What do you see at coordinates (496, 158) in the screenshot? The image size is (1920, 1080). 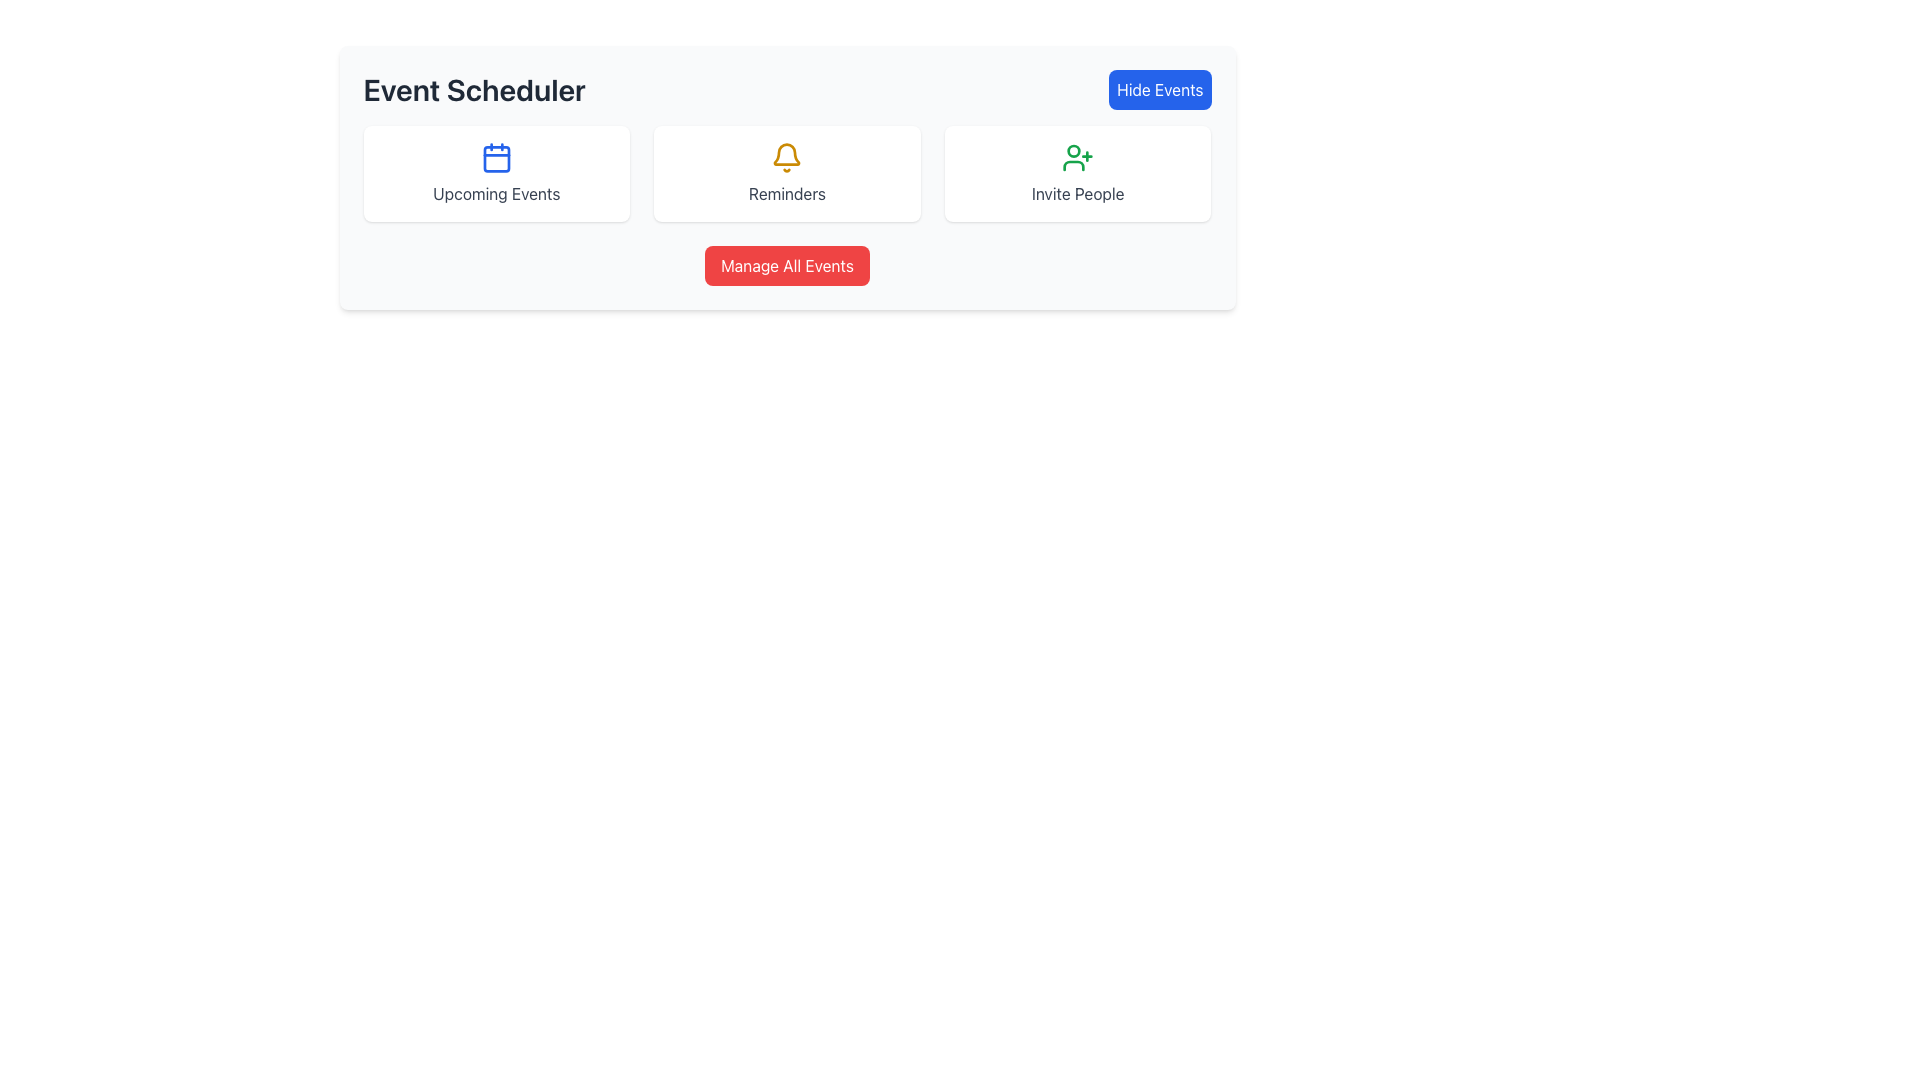 I see `the central rectangular SVG element with rounded corners within the calendar icon in the 'Event Scheduler' section` at bounding box center [496, 158].